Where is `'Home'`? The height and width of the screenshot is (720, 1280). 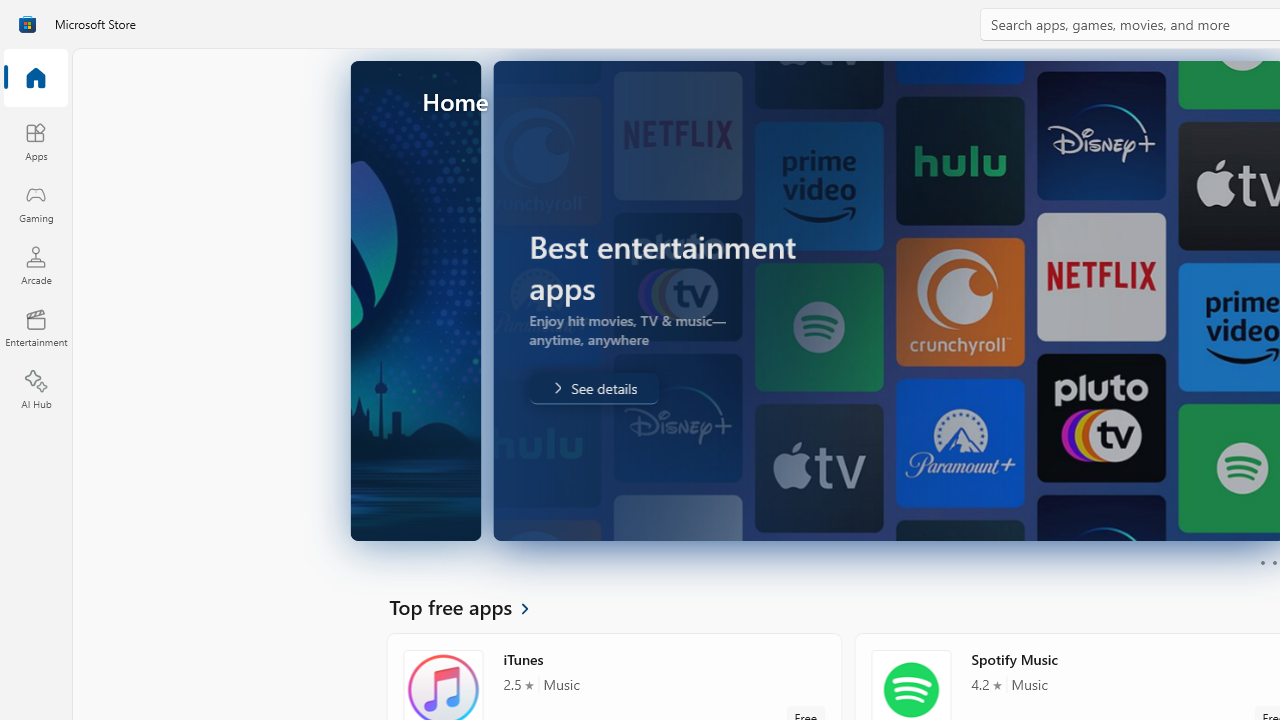 'Home' is located at coordinates (35, 78).